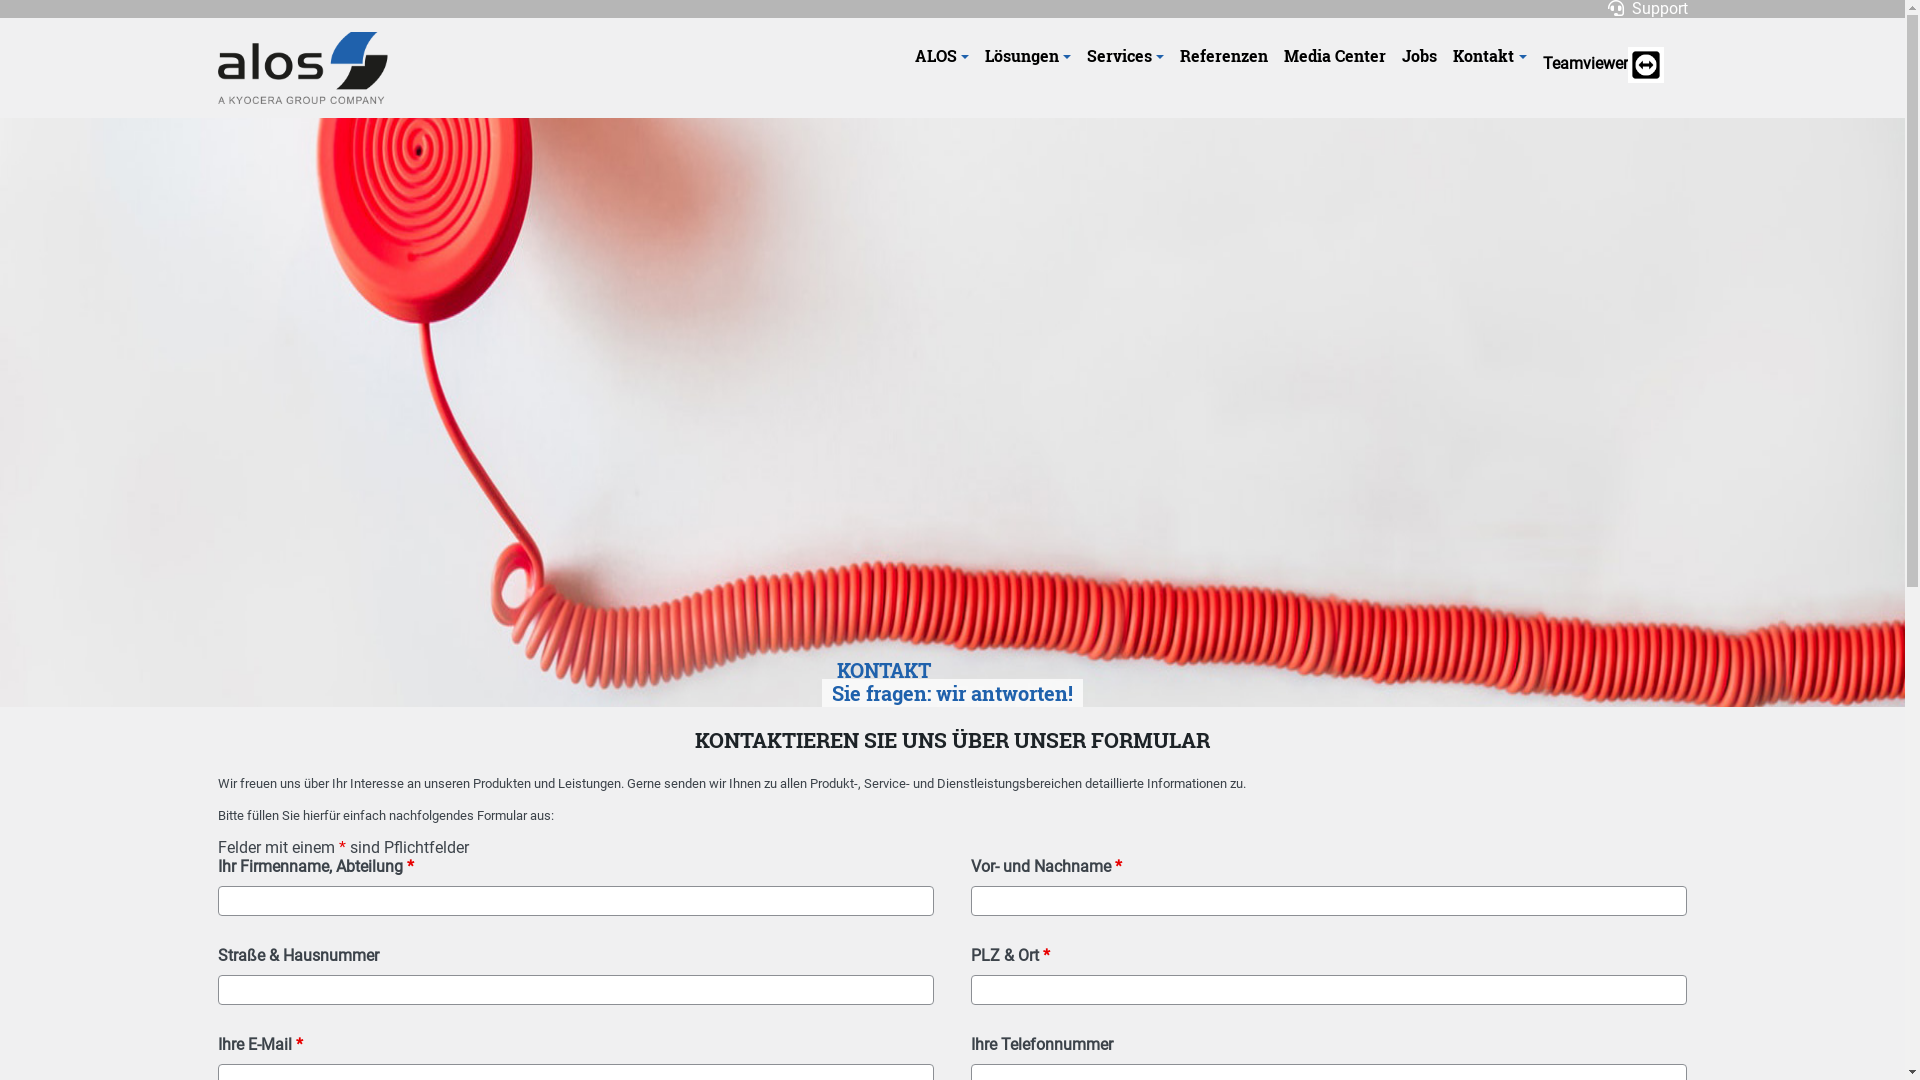 Image resolution: width=1920 pixels, height=1080 pixels. Describe the element at coordinates (1602, 64) in the screenshot. I see `'Teamviewer'` at that location.